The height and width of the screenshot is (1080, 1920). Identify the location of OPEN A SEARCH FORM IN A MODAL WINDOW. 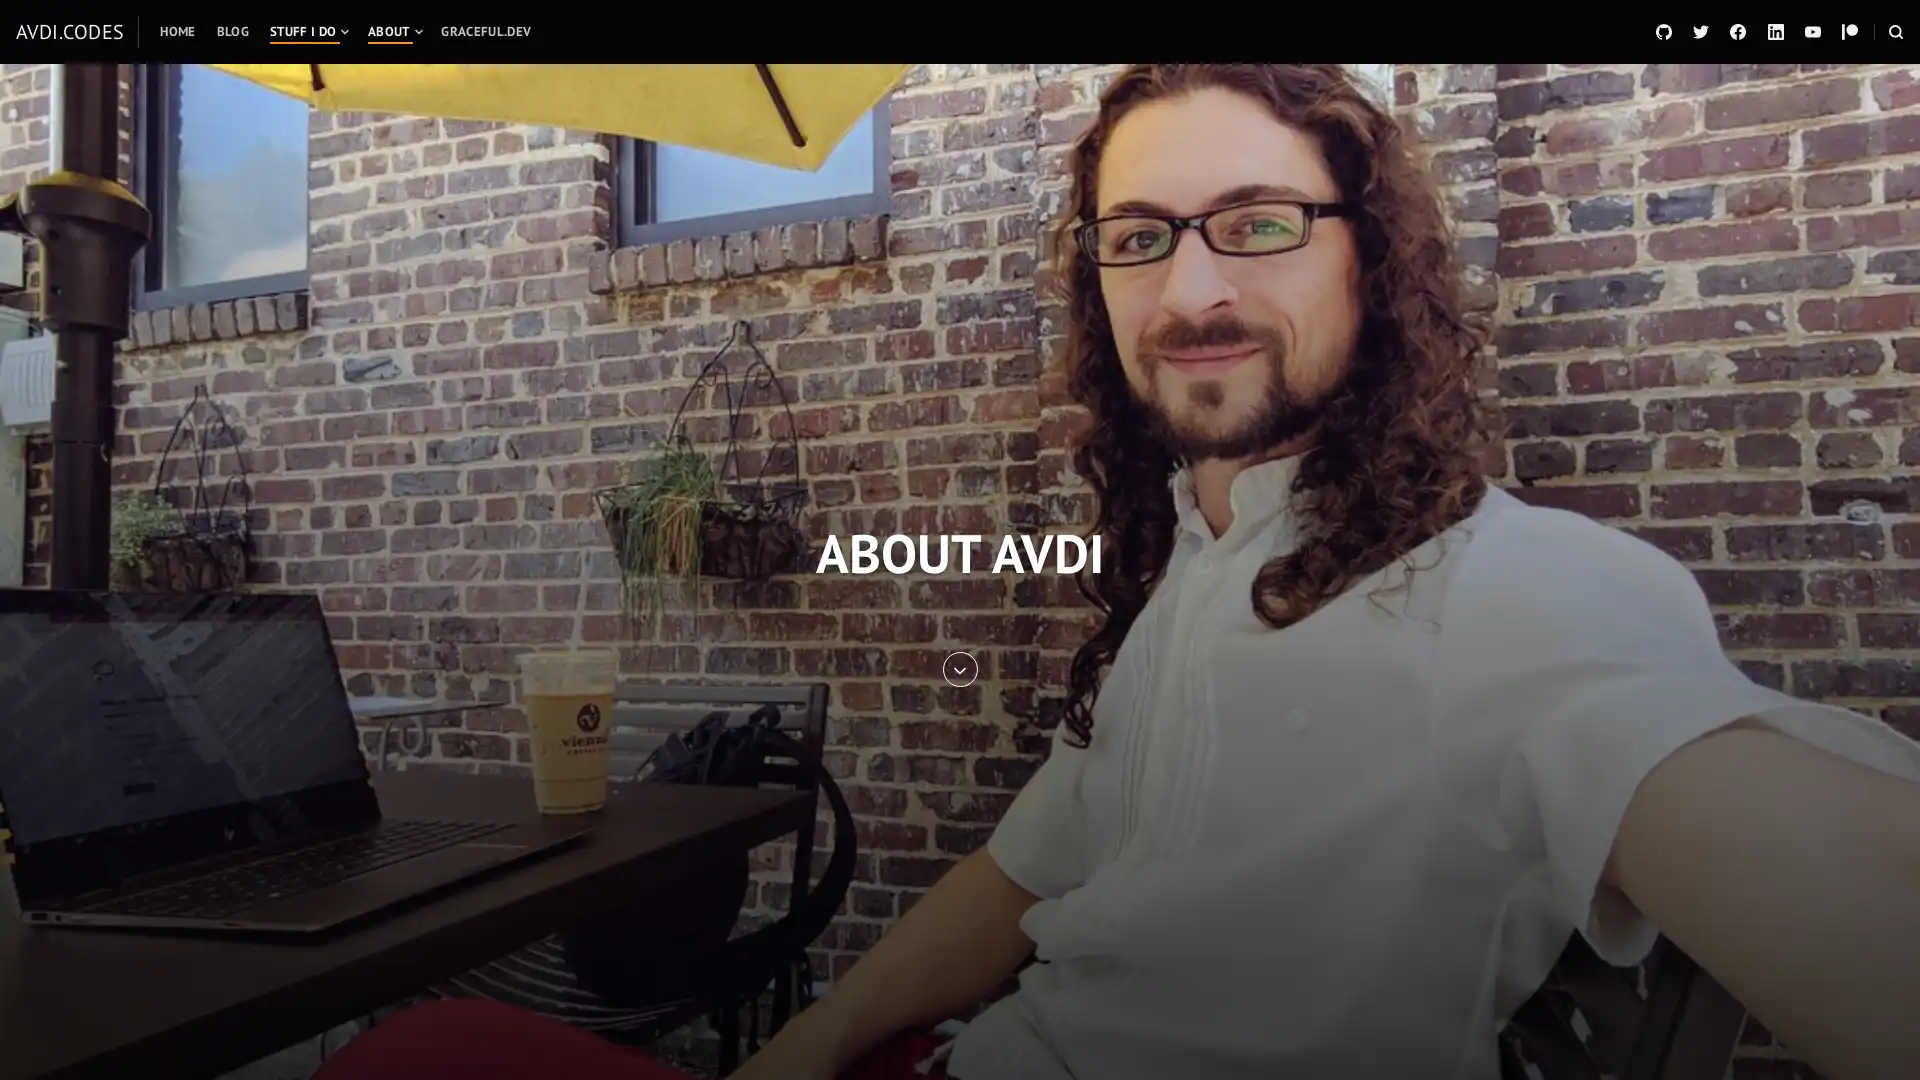
(1895, 31).